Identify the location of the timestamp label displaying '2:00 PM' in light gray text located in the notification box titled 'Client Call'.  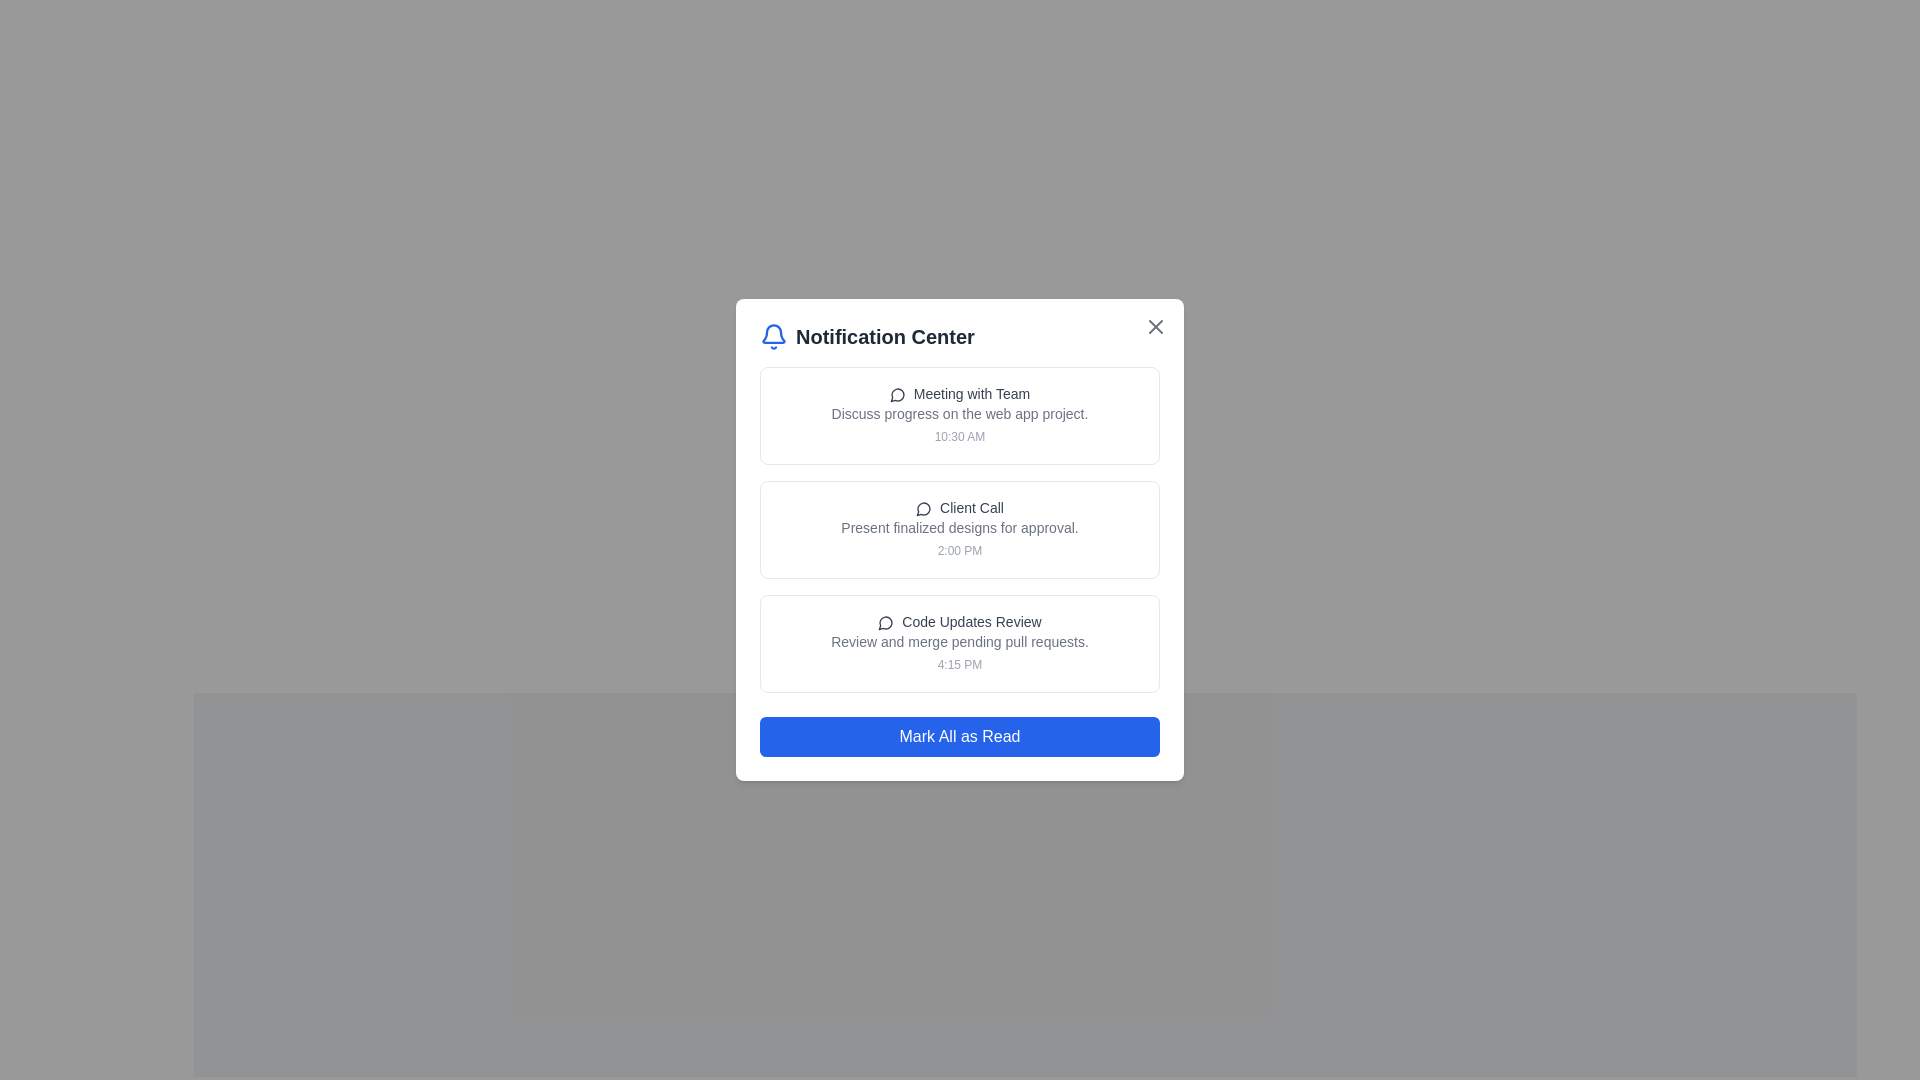
(960, 551).